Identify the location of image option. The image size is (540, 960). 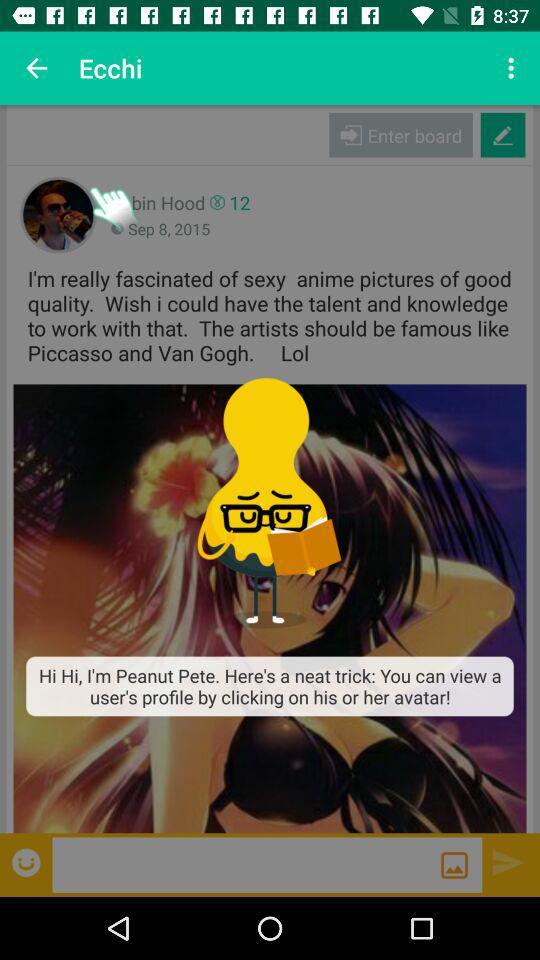
(454, 864).